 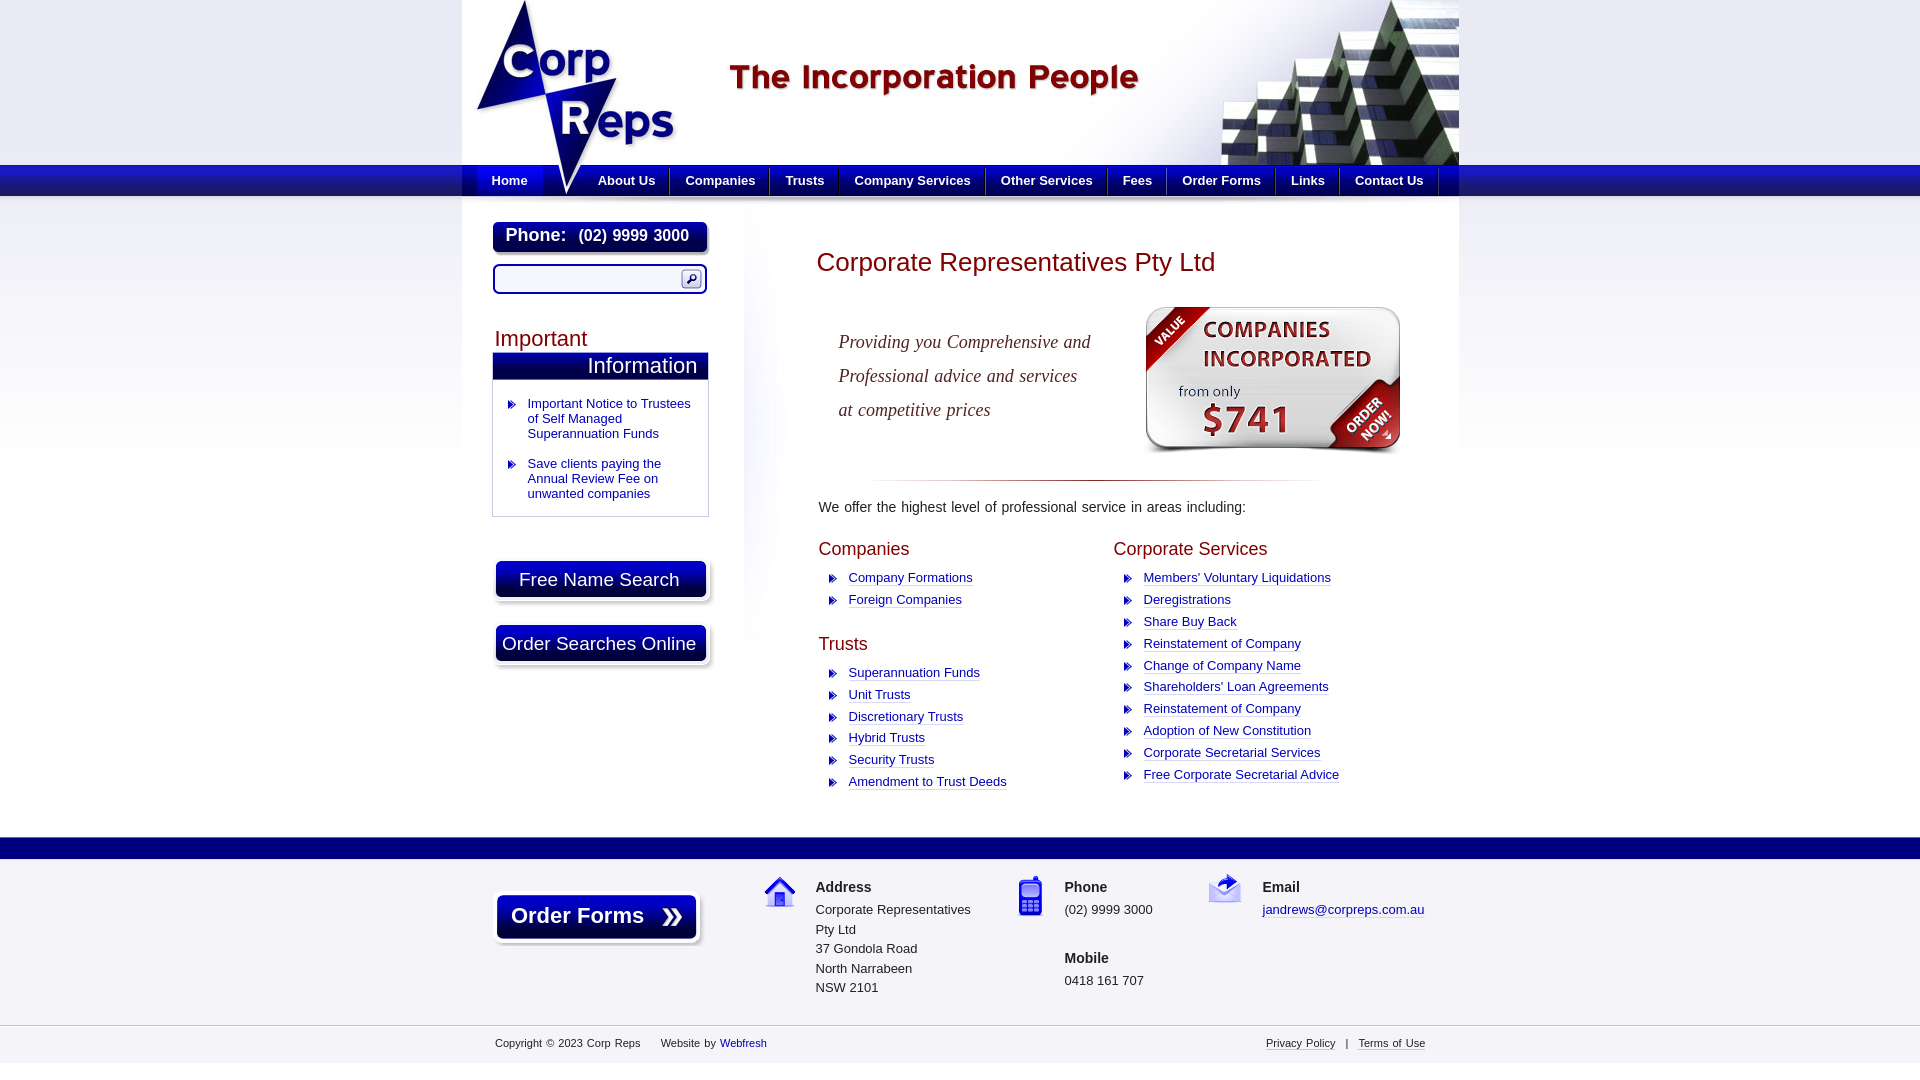 I want to click on 'Discretionary Trusts', so click(x=904, y=716).